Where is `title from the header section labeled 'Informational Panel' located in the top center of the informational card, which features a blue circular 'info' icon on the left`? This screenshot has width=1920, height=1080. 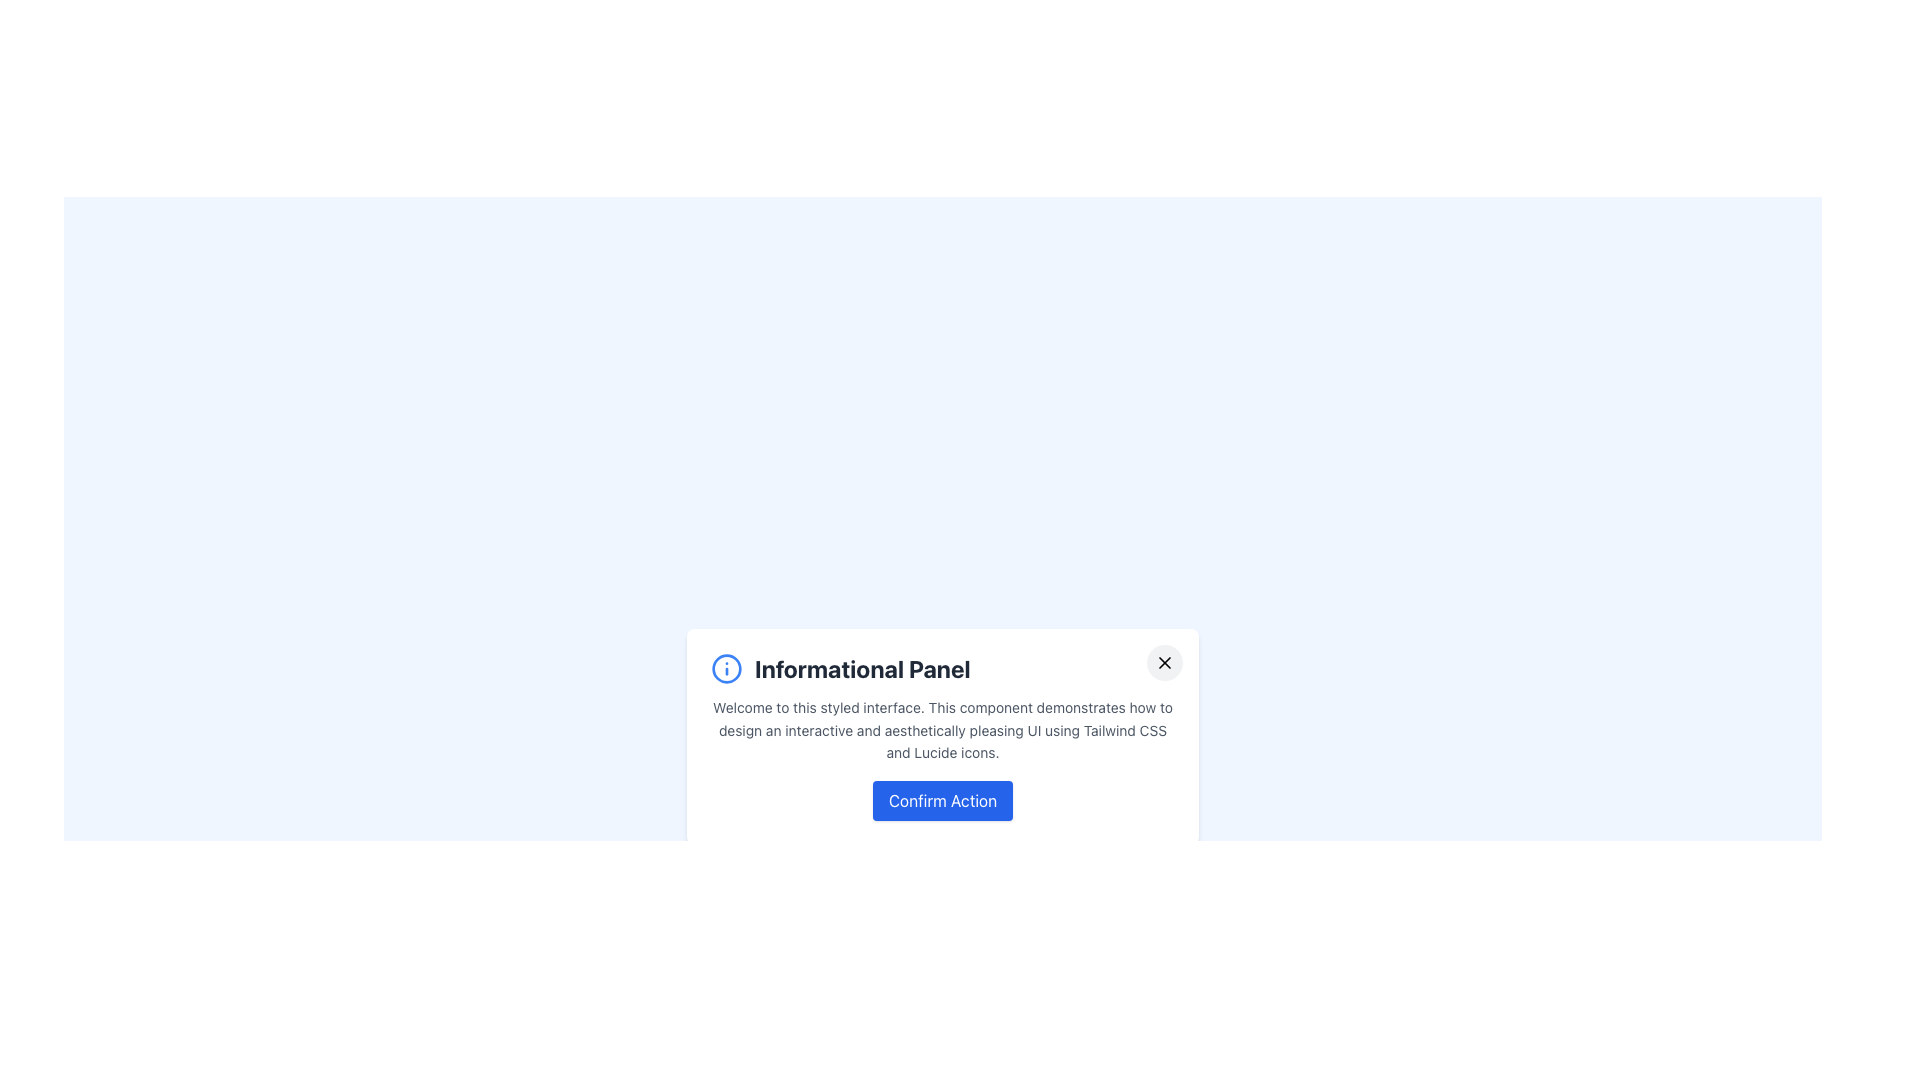
title from the header section labeled 'Informational Panel' located in the top center of the informational card, which features a blue circular 'info' icon on the left is located at coordinates (941, 667).